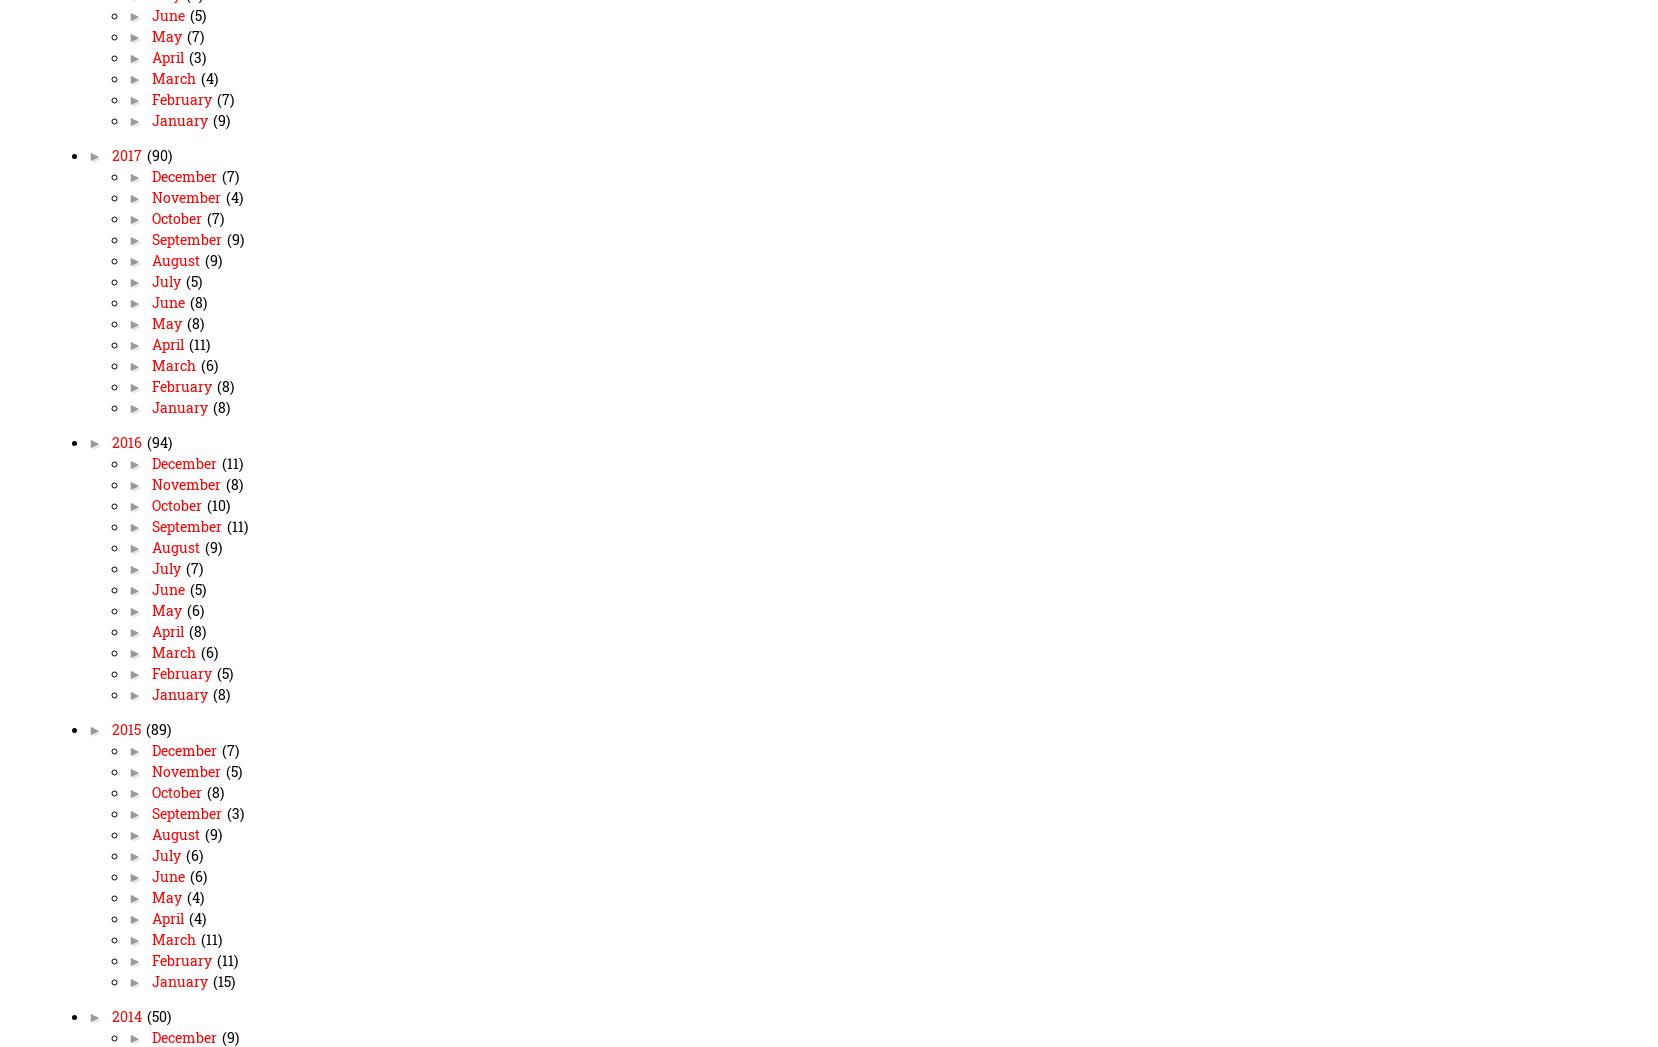 The image size is (1658, 1047). I want to click on '(89)', so click(157, 730).